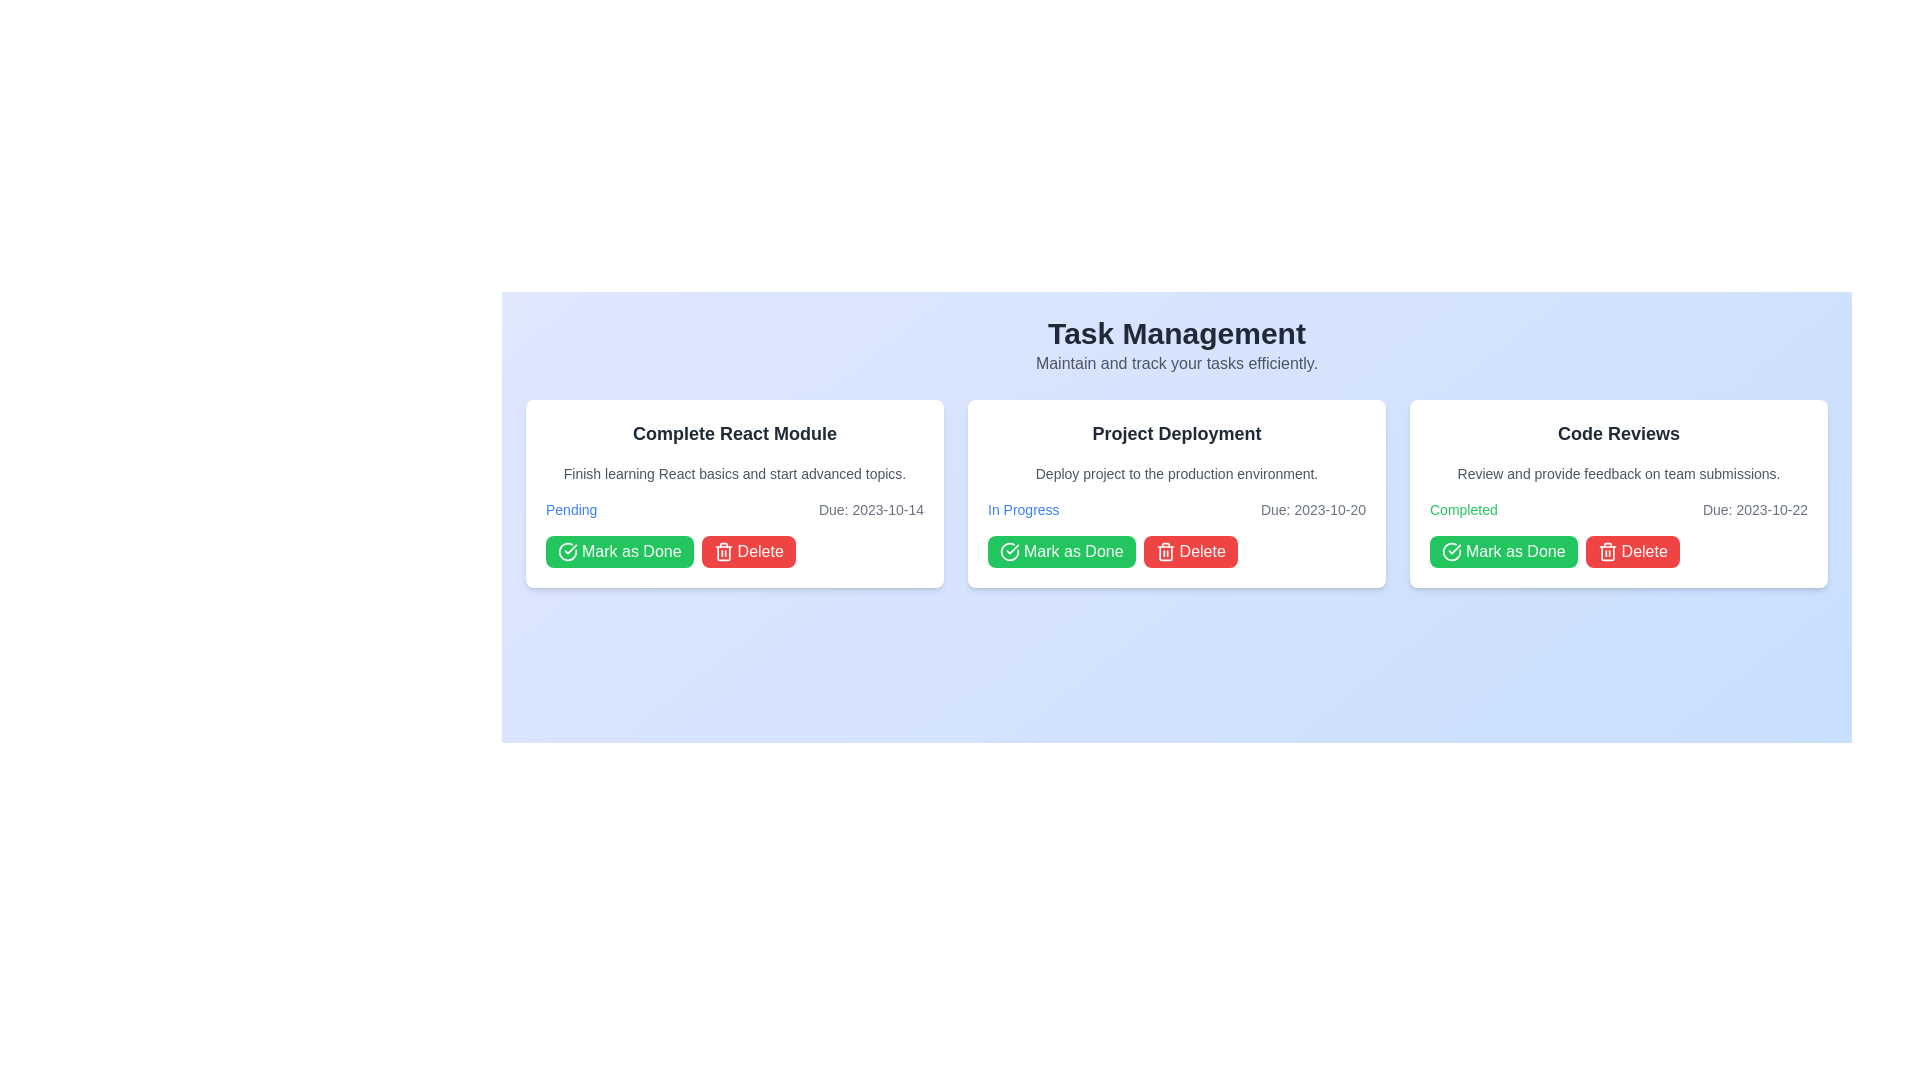  What do you see at coordinates (1023, 508) in the screenshot?
I see `the text label that reads 'In Progress', which is styled in a medium-sized, blue, sans-serif font, located on the 'Project Deployment' module card, positioned just below the task description` at bounding box center [1023, 508].